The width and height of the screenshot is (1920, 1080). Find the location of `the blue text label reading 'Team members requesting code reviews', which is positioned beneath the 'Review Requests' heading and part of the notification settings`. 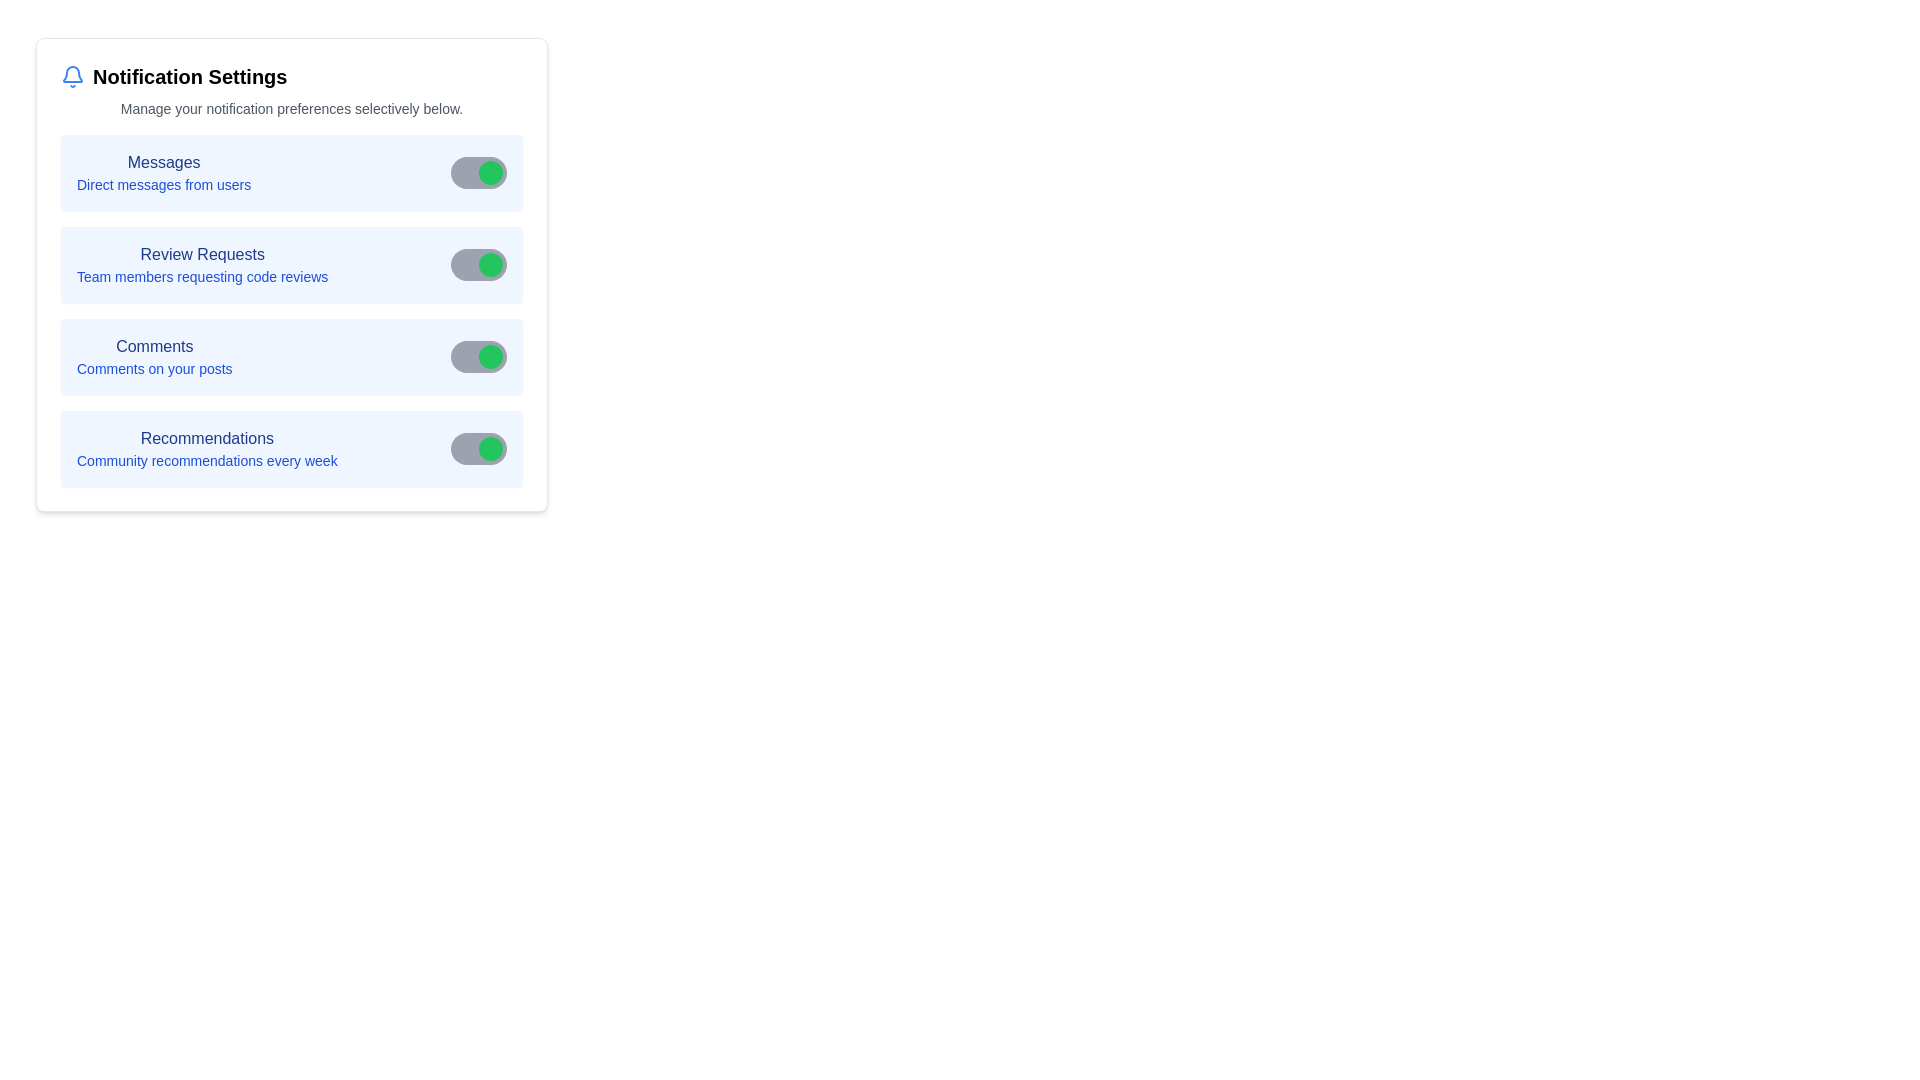

the blue text label reading 'Team members requesting code reviews', which is positioned beneath the 'Review Requests' heading and part of the notification settings is located at coordinates (202, 277).